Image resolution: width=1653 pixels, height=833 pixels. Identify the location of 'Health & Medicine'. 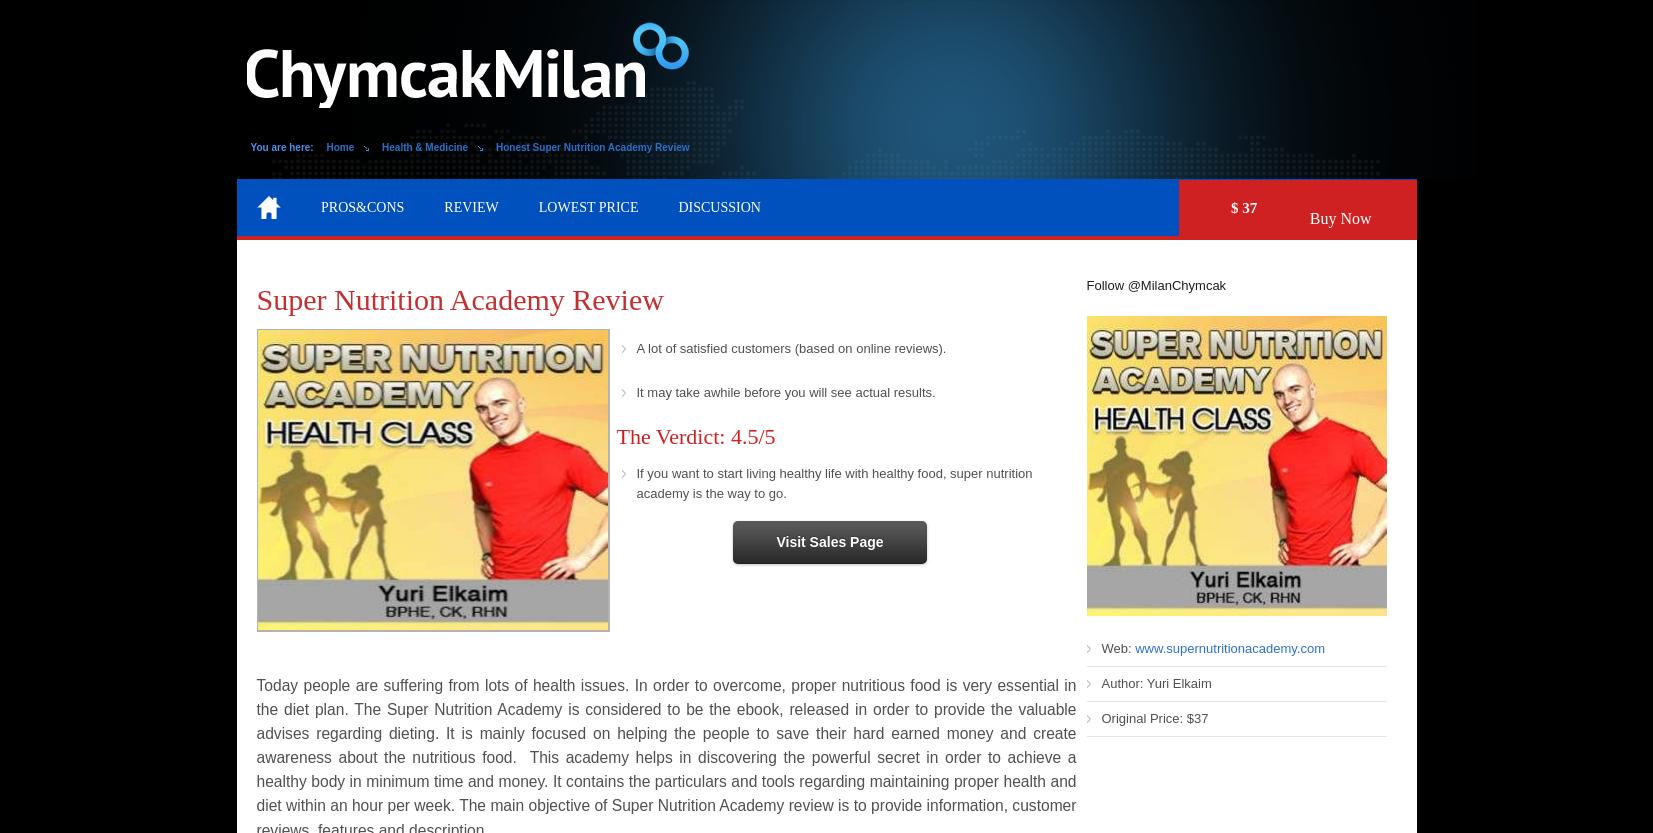
(423, 147).